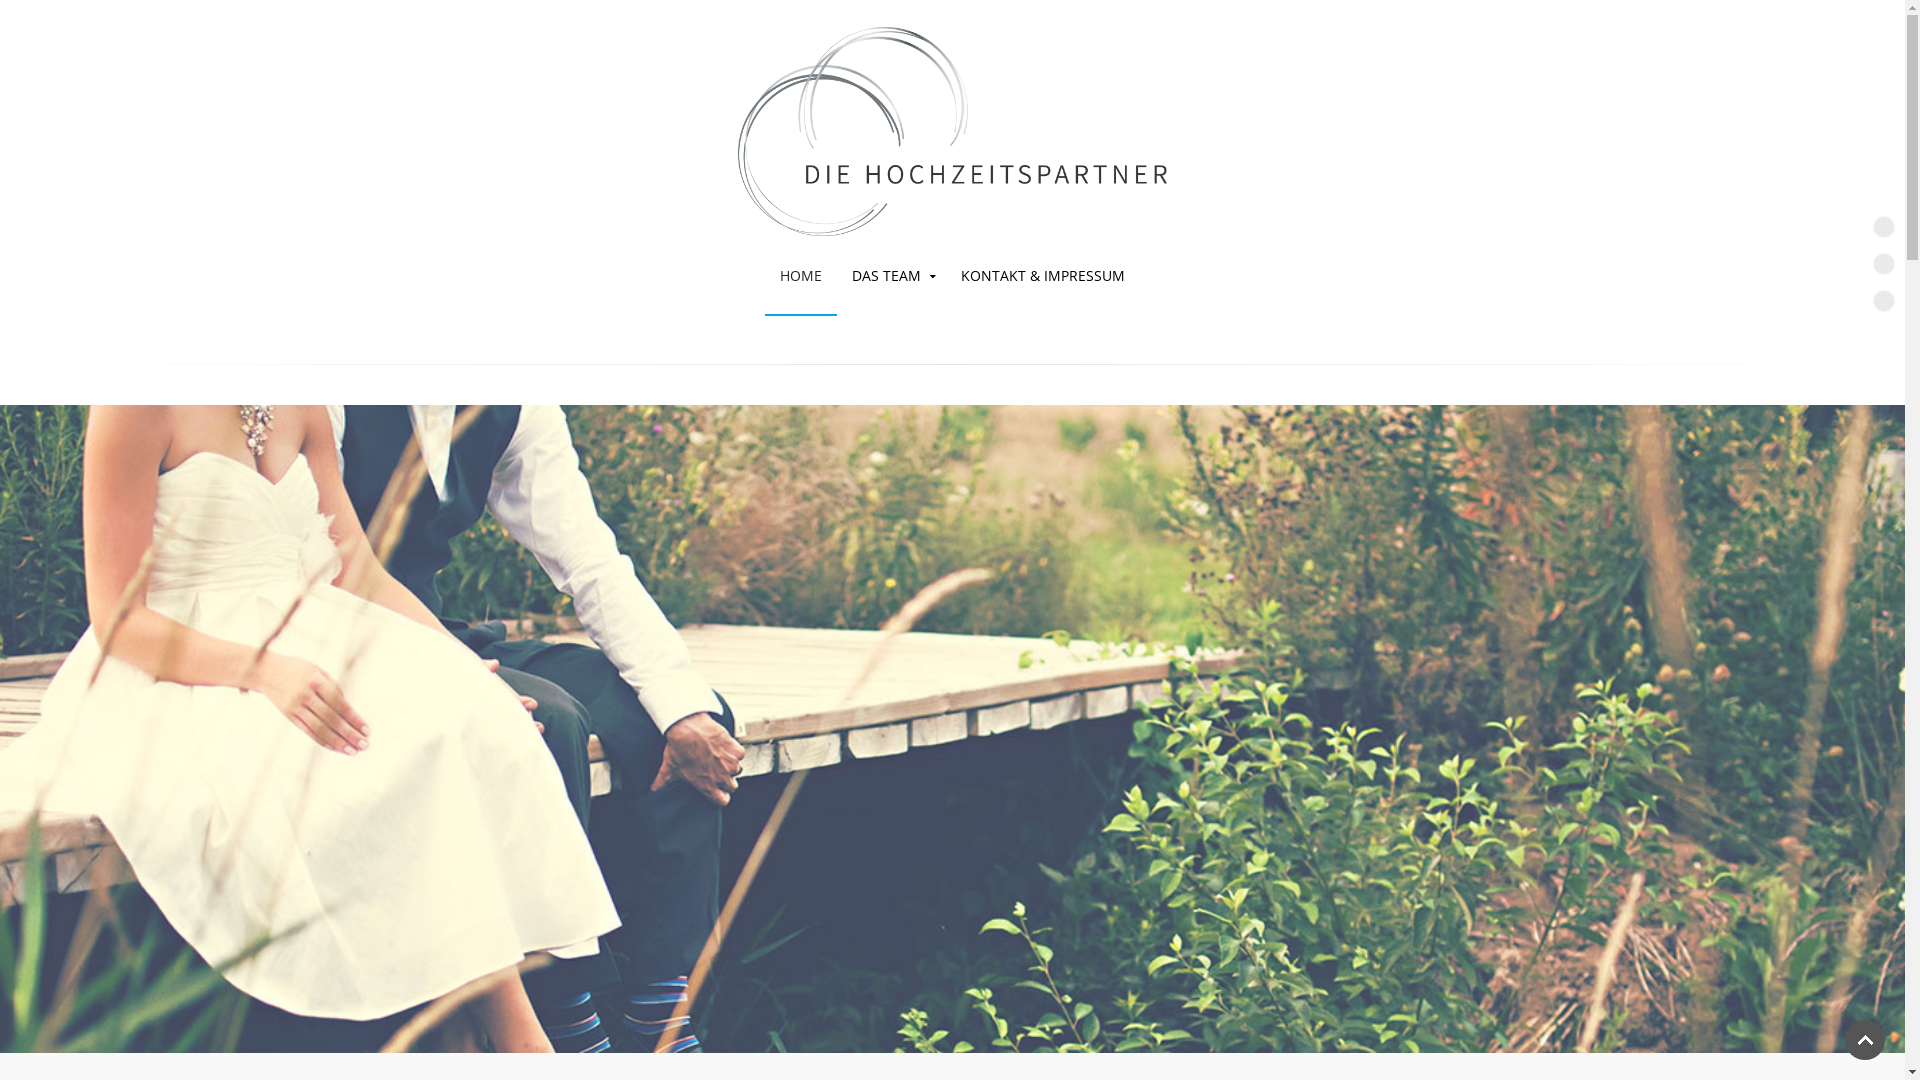  What do you see at coordinates (890, 276) in the screenshot?
I see `'DAS TEAM'` at bounding box center [890, 276].